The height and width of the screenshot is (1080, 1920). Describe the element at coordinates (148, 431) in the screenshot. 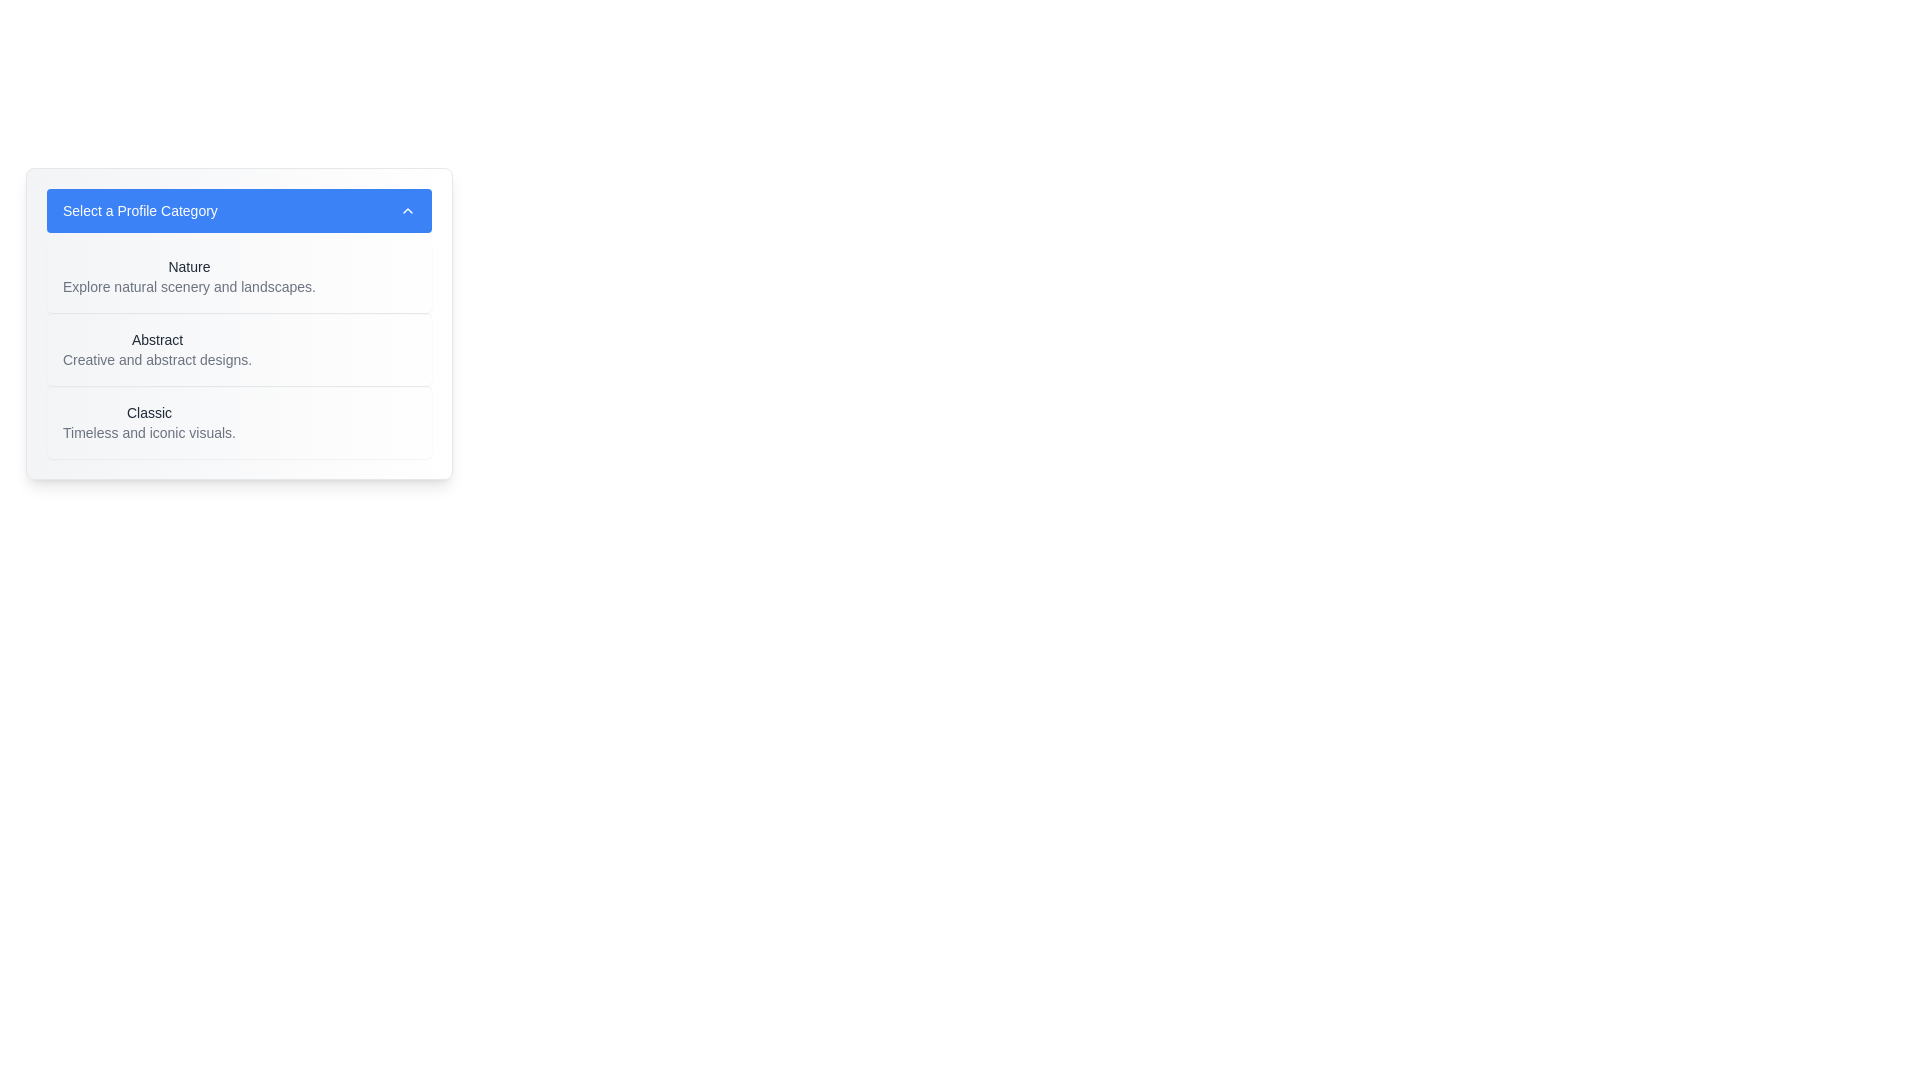

I see `descriptive text label located below the 'Classic' title in the category selector, which aids users in understanding the theme of the 'Classic' category` at that location.